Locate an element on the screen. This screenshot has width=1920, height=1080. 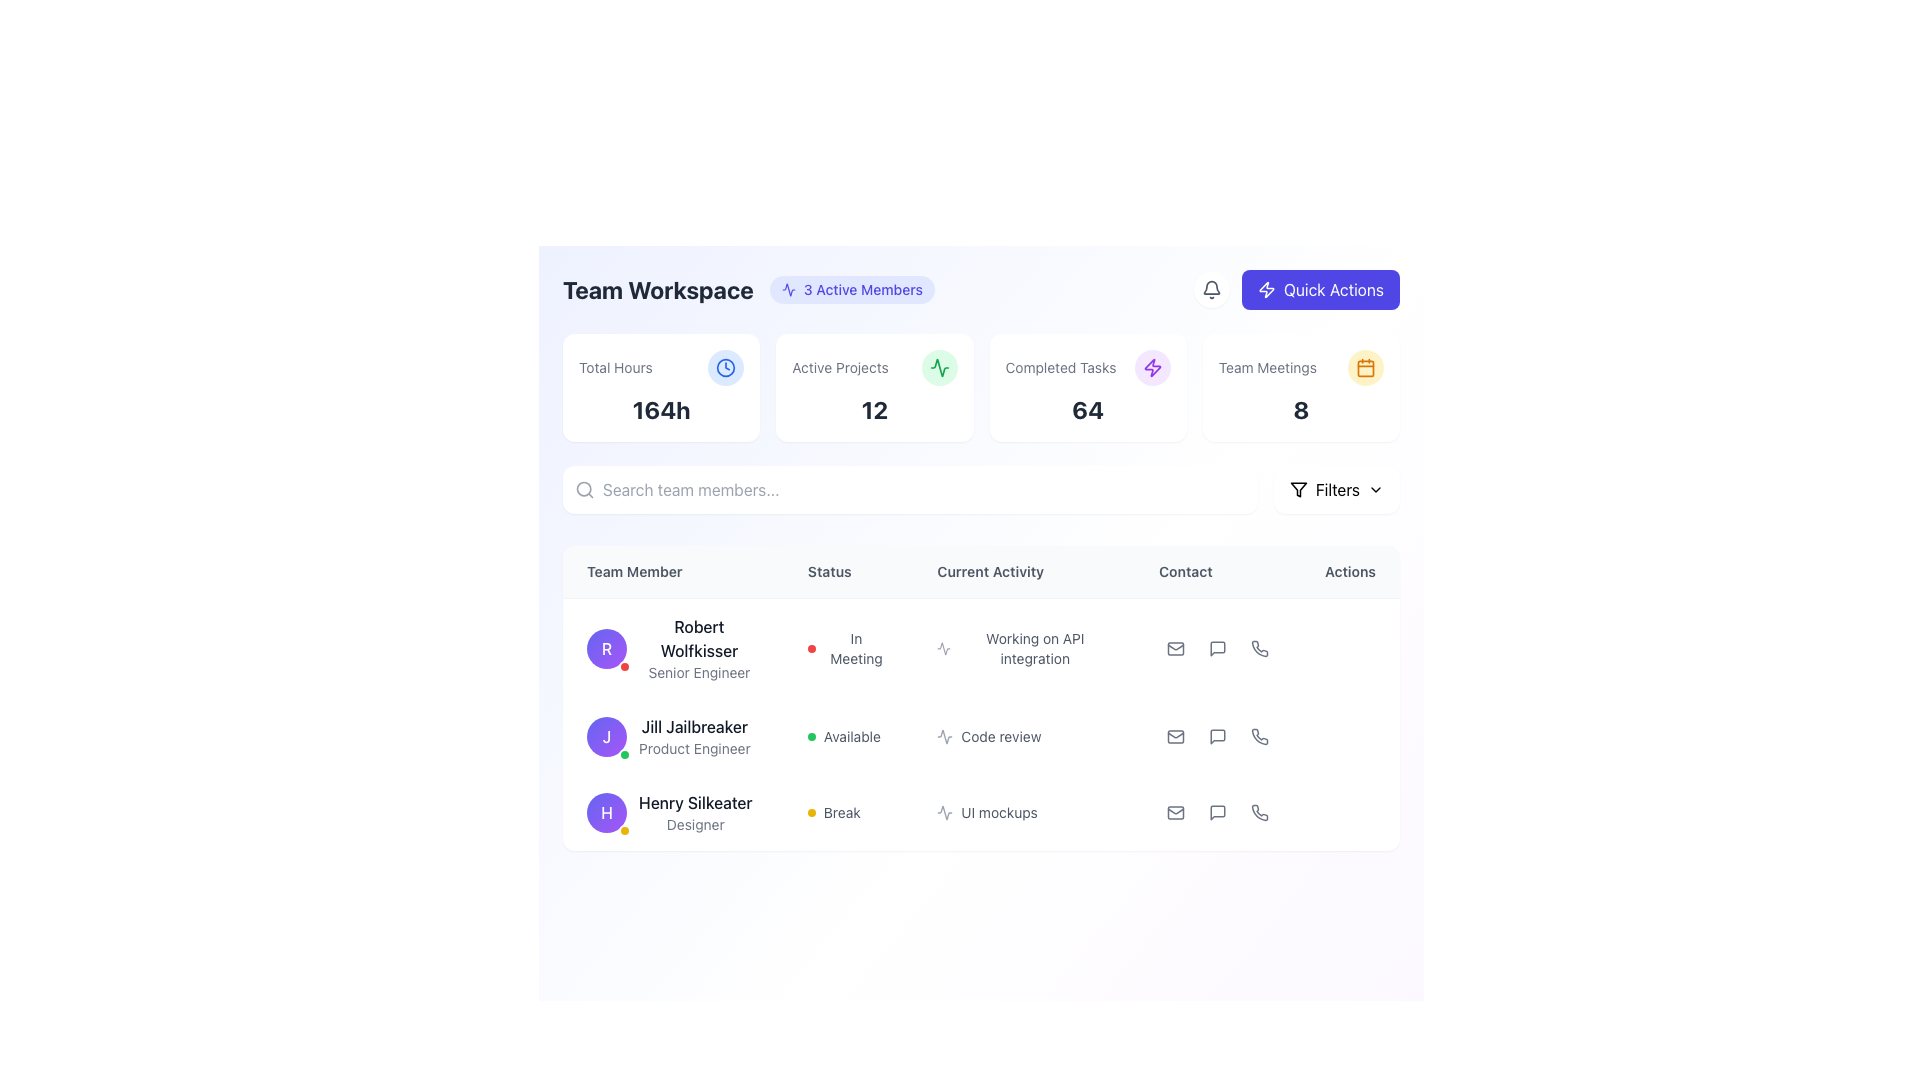
the Status indicator for Jill Jailbreaker, which indicates her availability status located in the second row of the Status column in the table layout is located at coordinates (848, 736).